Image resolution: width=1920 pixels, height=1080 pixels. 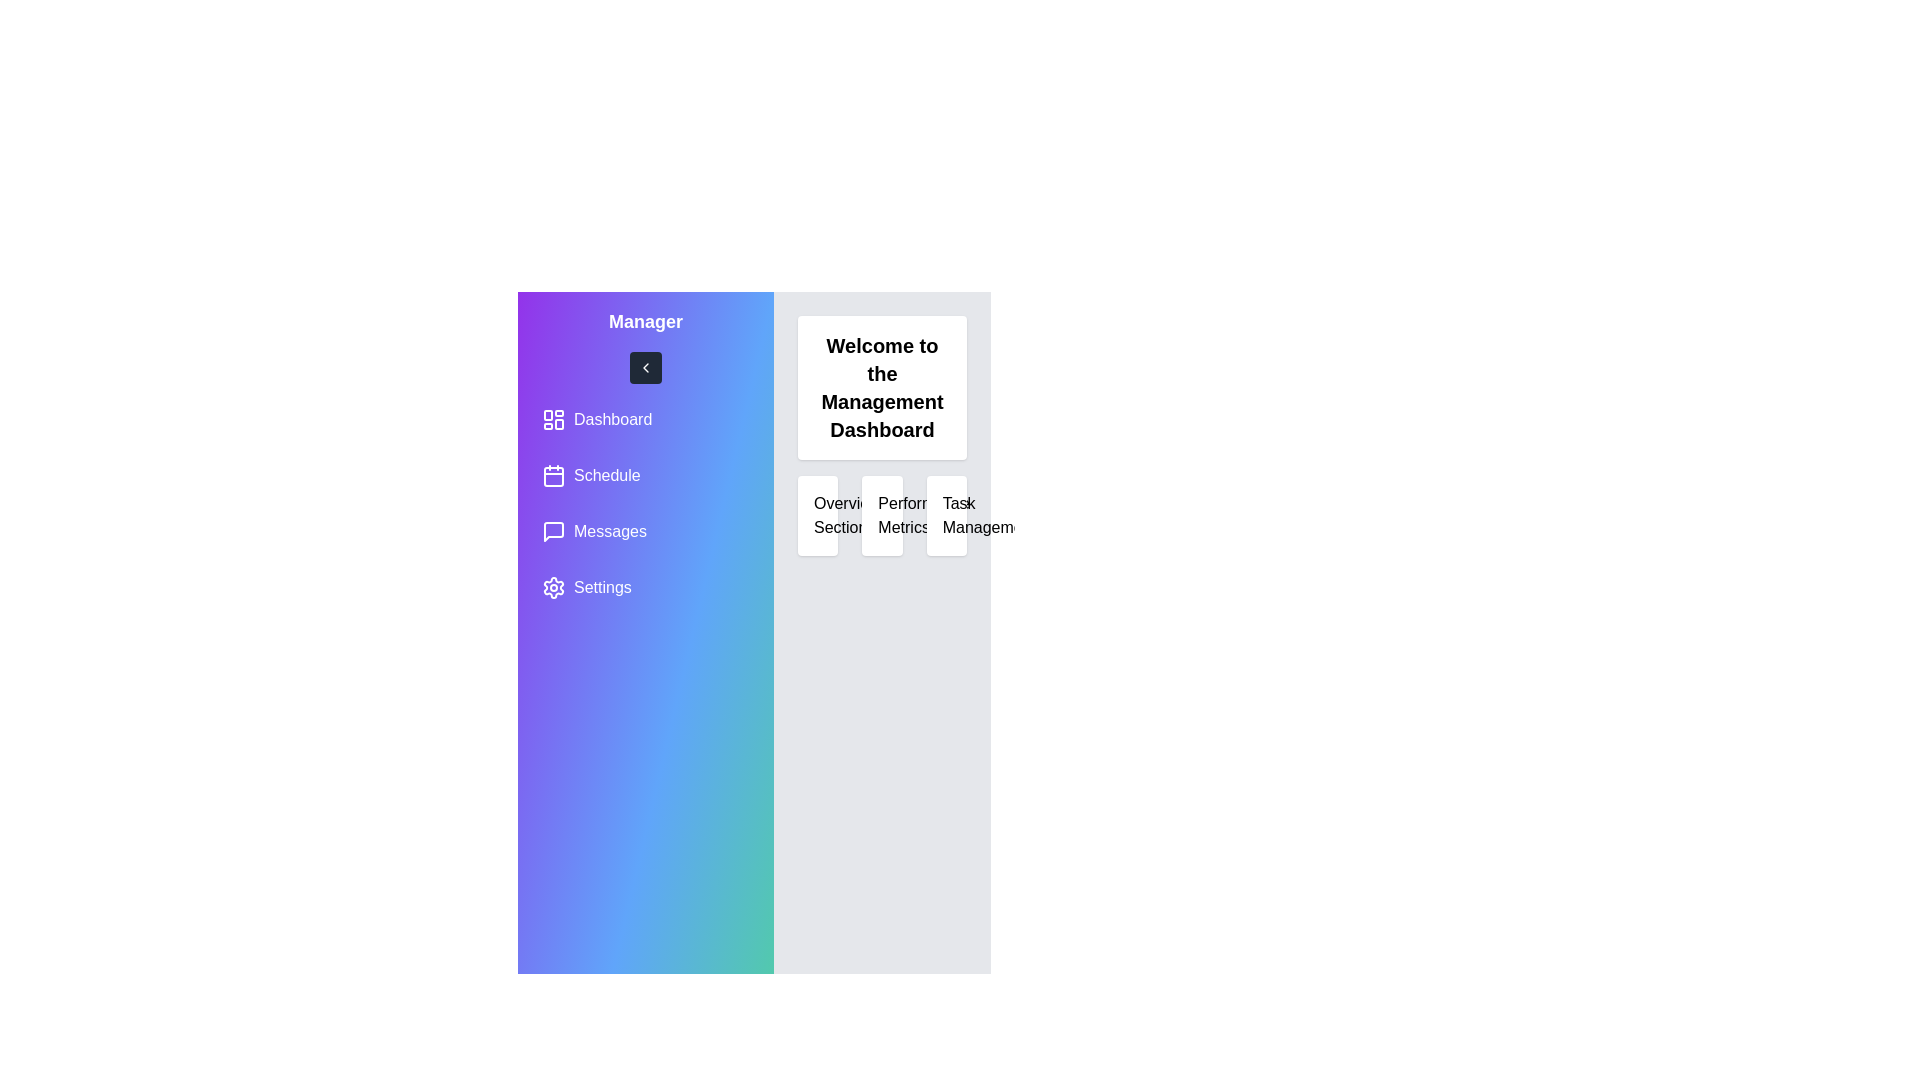 I want to click on the 'Performance Metrics' informational card, which is the second card in a horizontal sequence of three within the dashboard interface, so click(x=881, y=515).